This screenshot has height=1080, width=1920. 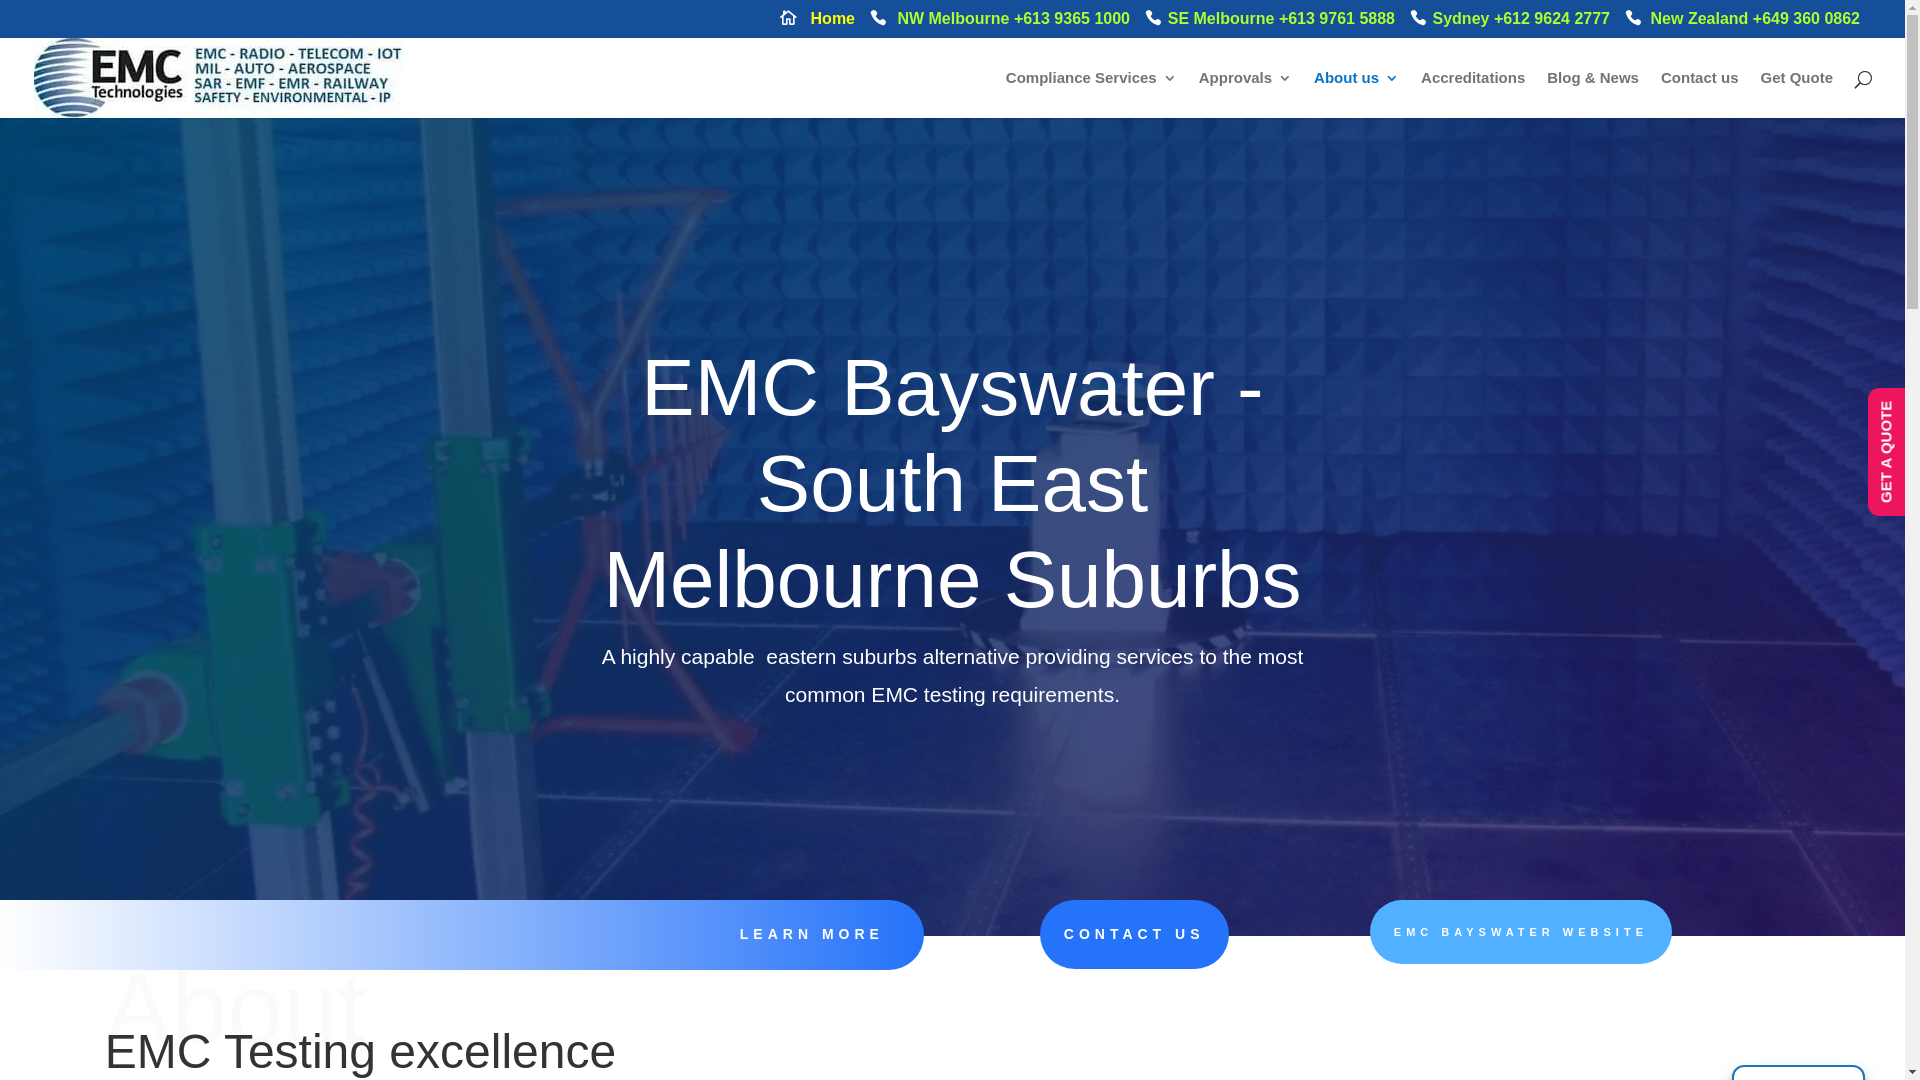 What do you see at coordinates (1796, 94) in the screenshot?
I see `'Get Quote'` at bounding box center [1796, 94].